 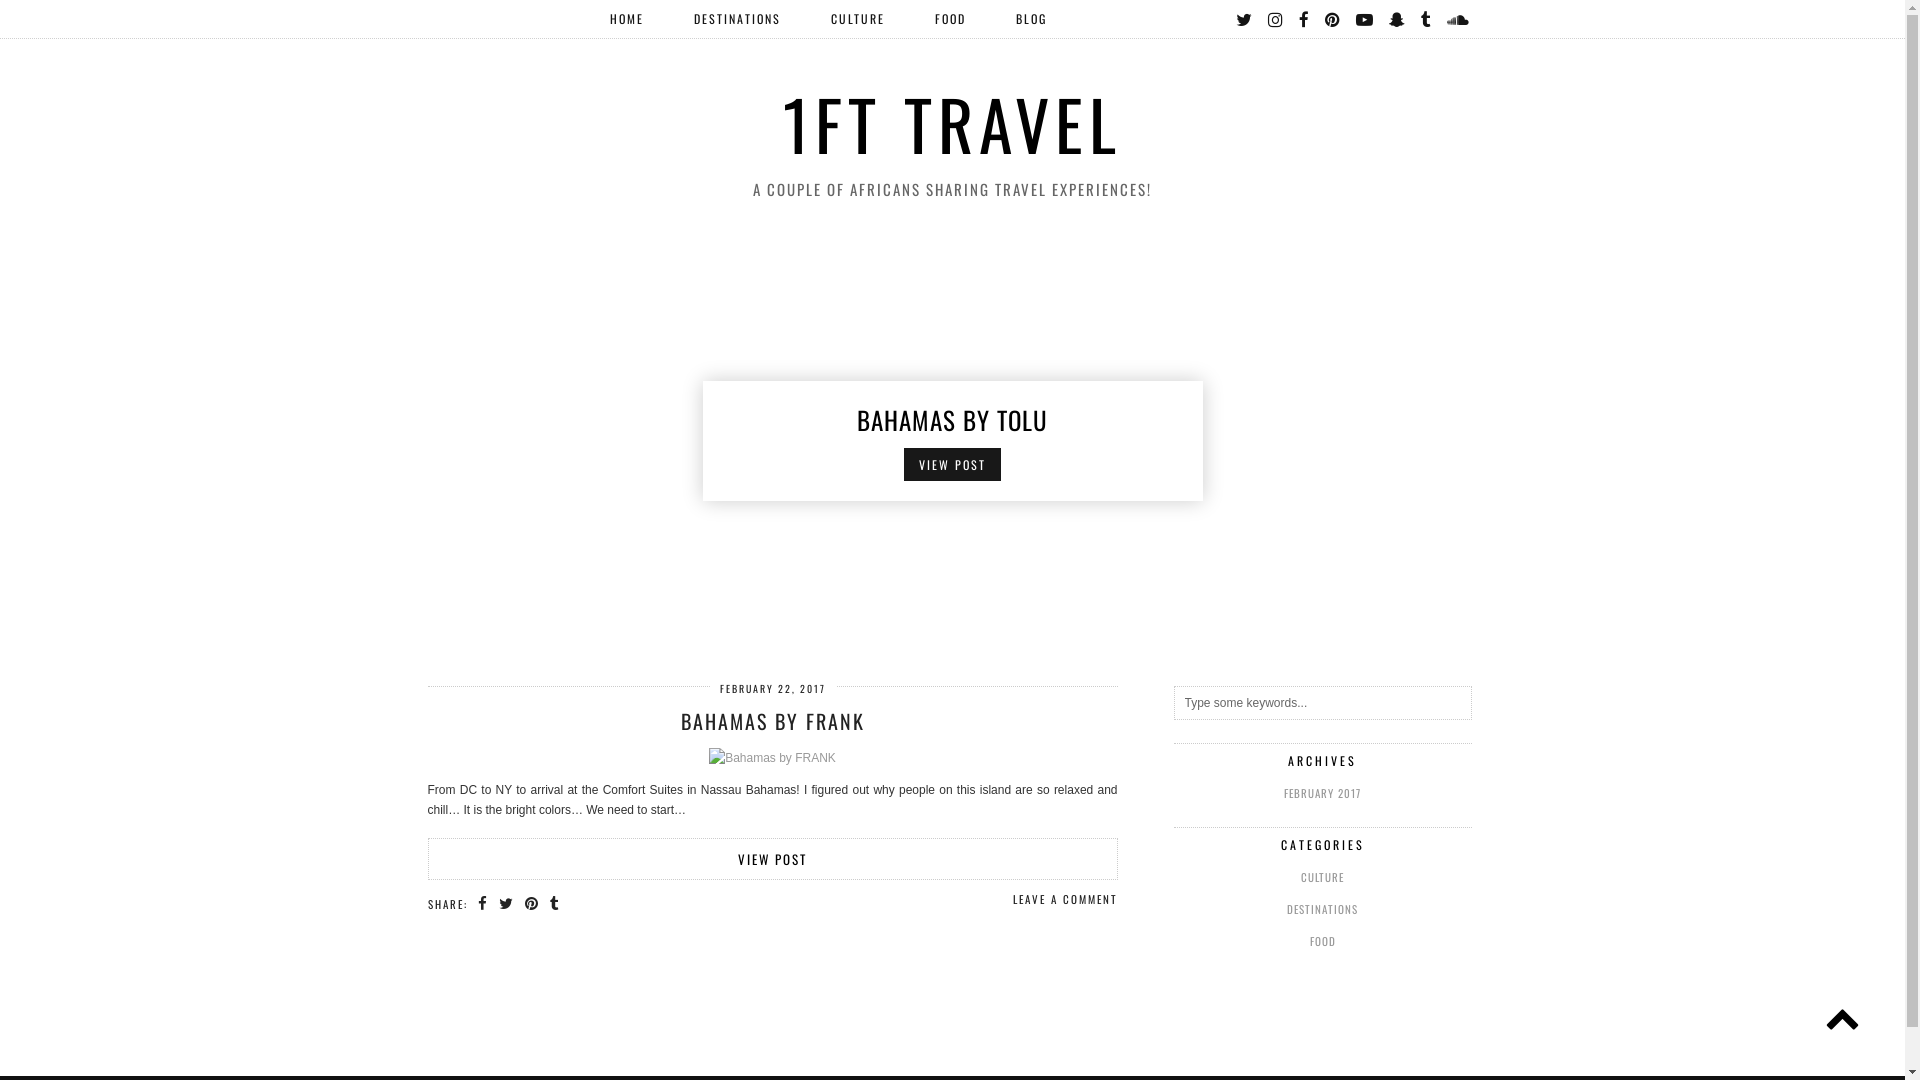 What do you see at coordinates (1030, 19) in the screenshot?
I see `'BLOG'` at bounding box center [1030, 19].